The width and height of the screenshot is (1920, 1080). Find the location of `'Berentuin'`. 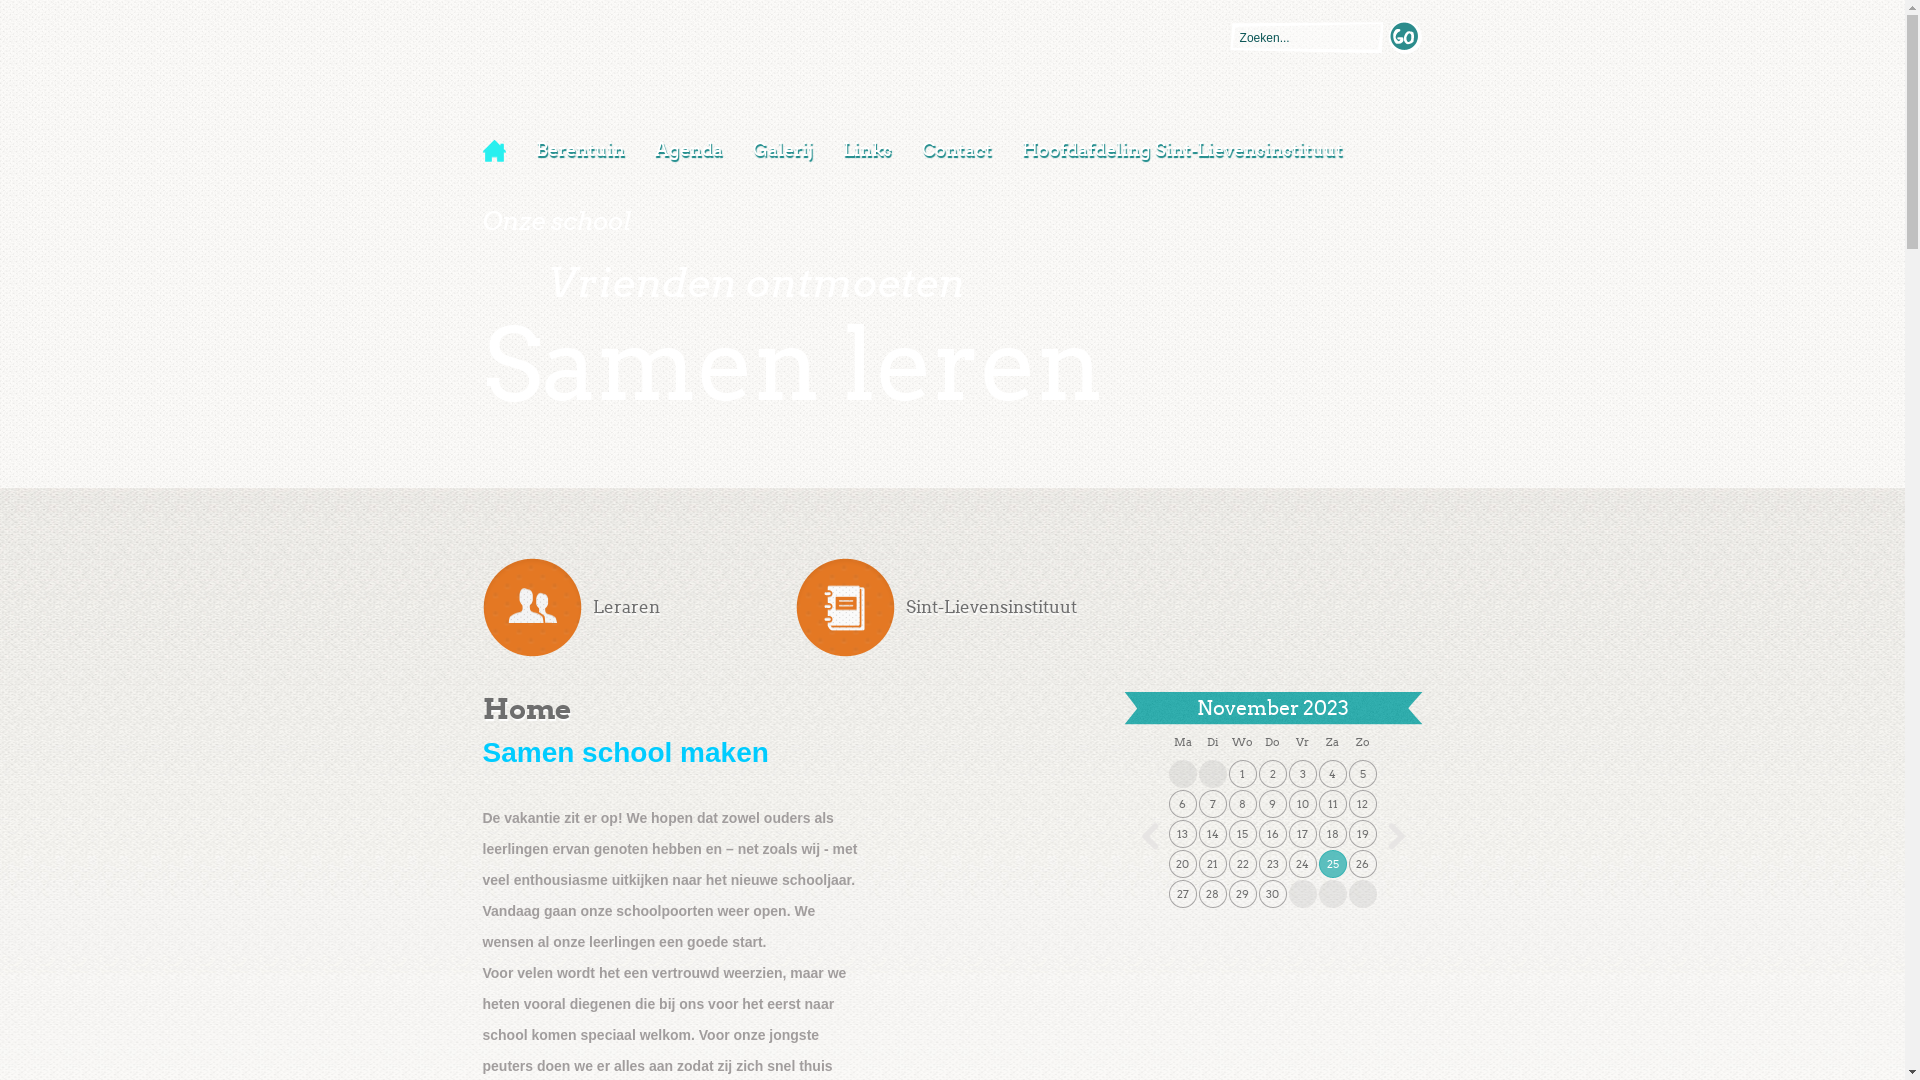

'Berentuin' is located at coordinates (519, 149).